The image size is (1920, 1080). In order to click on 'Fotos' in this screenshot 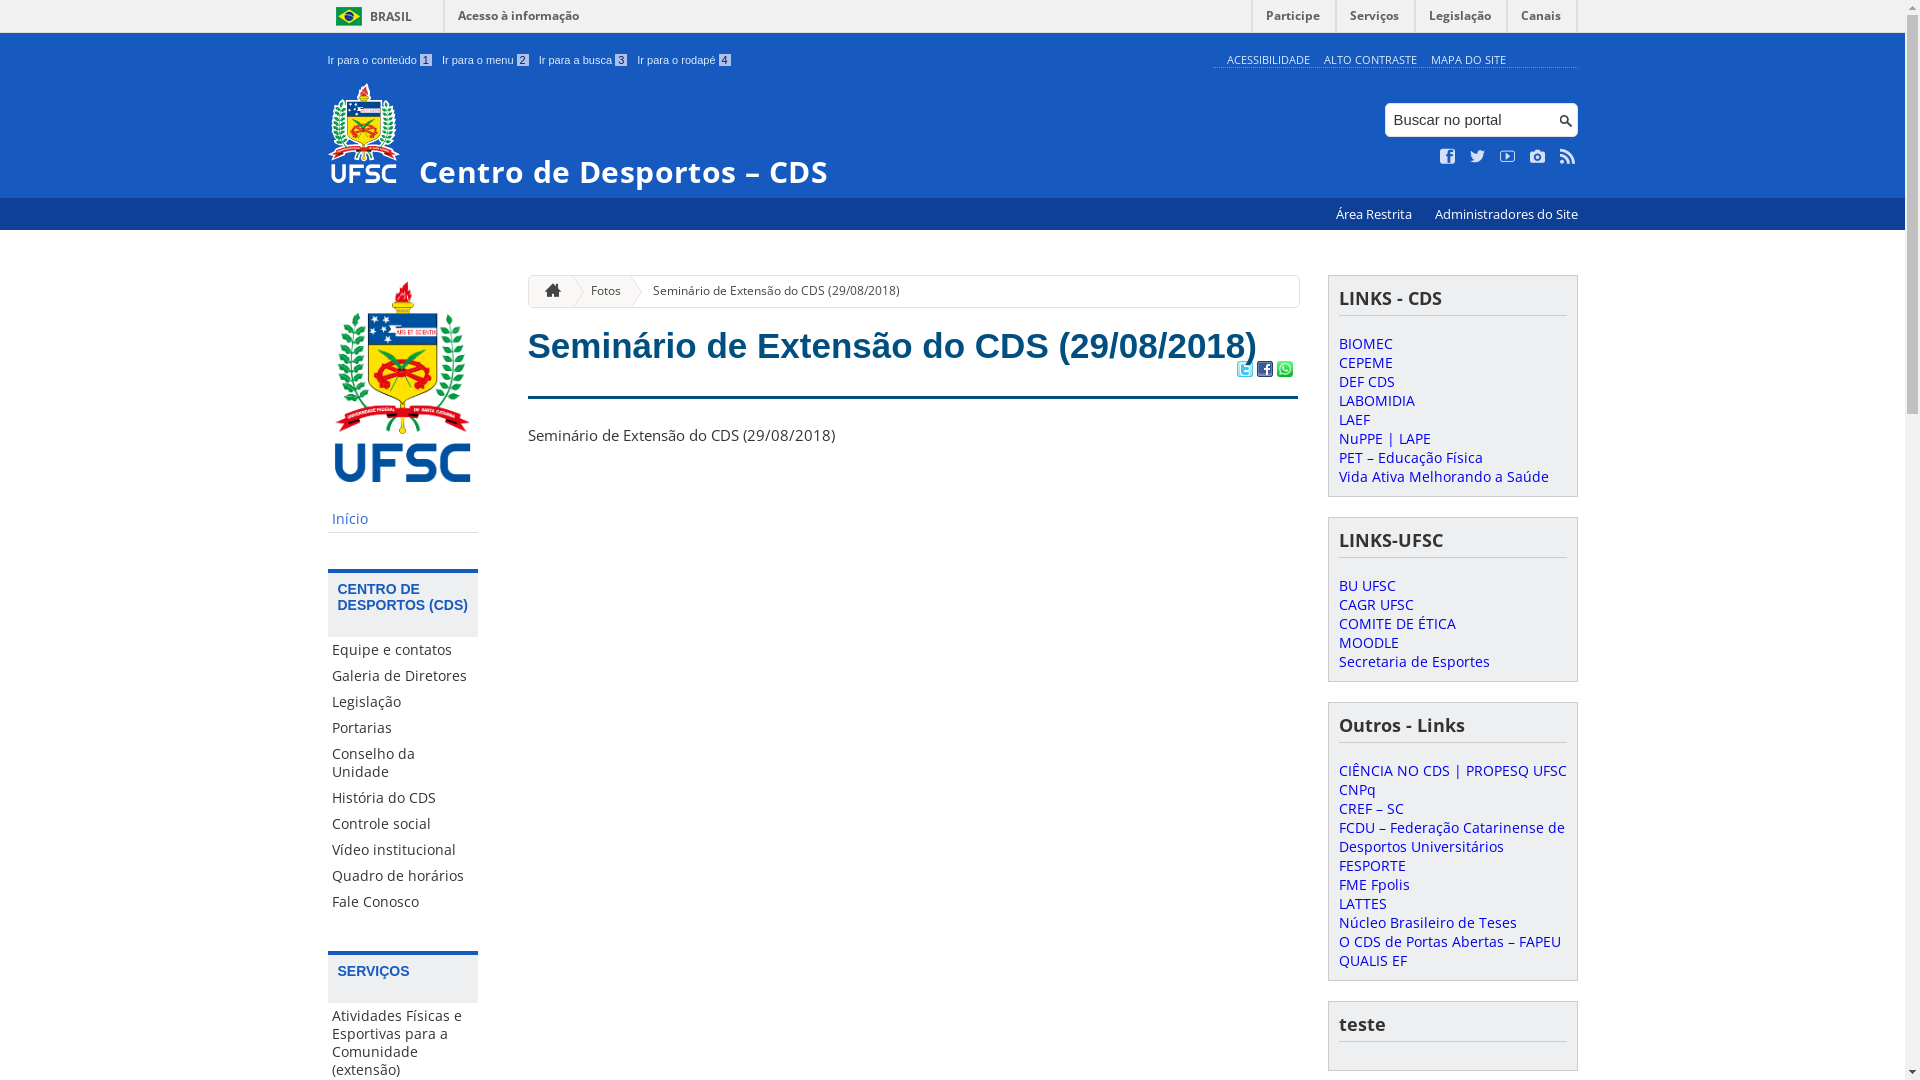, I will do `click(597, 291)`.